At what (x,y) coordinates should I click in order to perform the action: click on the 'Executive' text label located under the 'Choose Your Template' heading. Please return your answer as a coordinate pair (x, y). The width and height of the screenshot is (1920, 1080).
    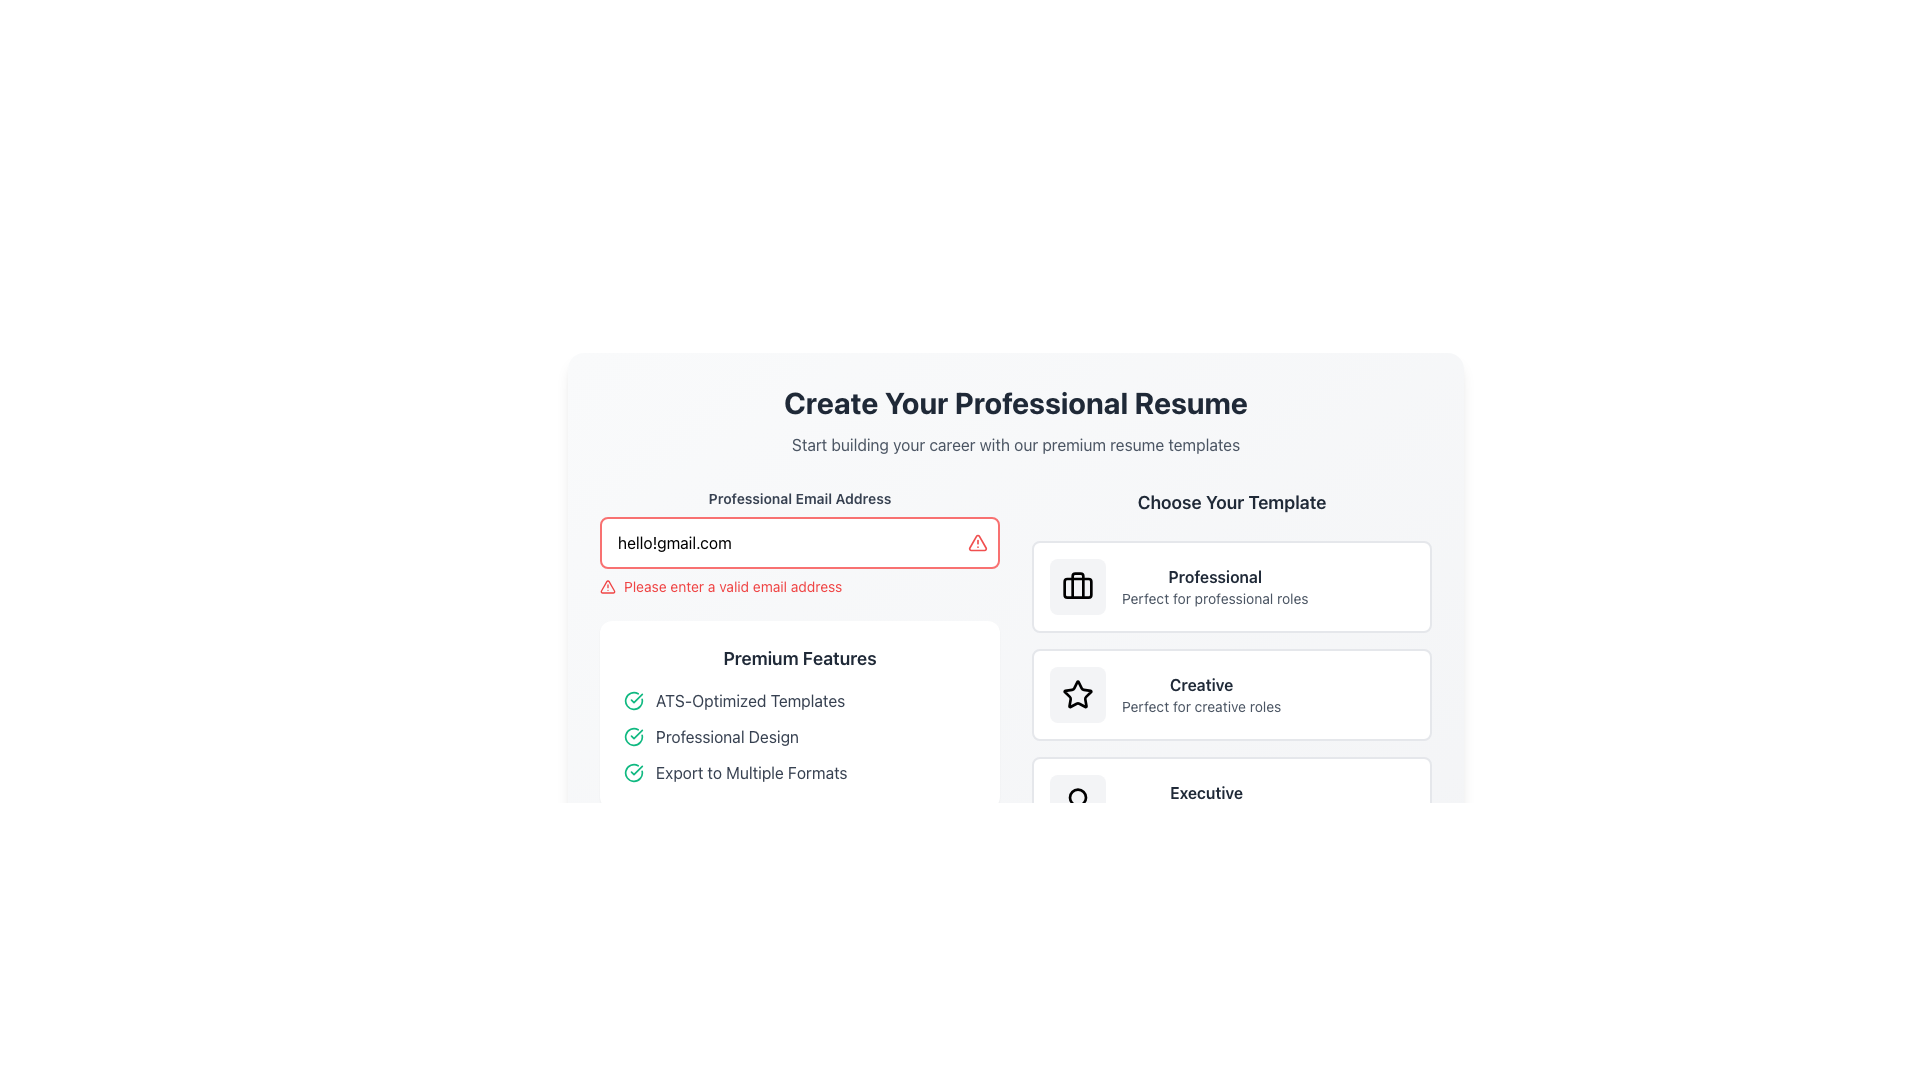
    Looking at the image, I should click on (1205, 792).